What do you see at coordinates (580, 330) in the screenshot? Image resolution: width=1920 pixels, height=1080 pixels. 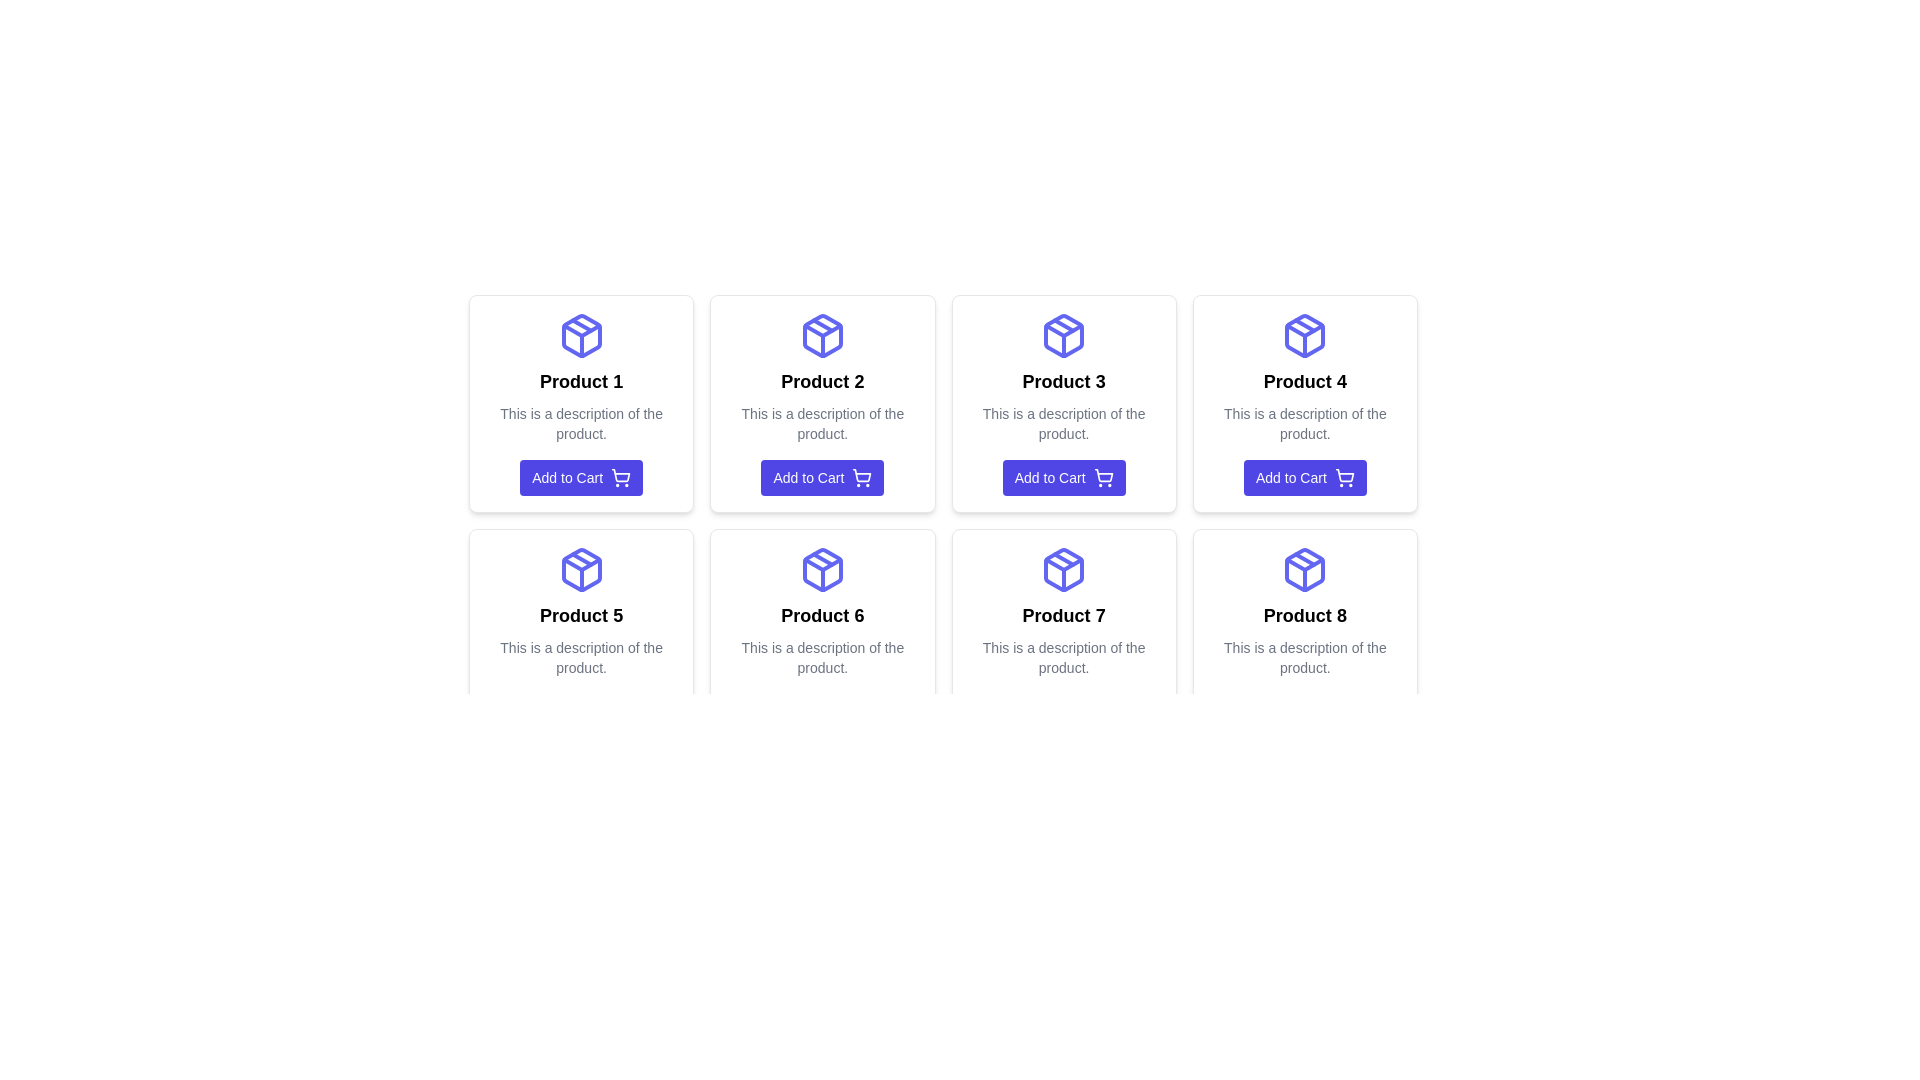 I see `the decorative triangular detail at the top center of the 'Product 1' icon` at bounding box center [580, 330].